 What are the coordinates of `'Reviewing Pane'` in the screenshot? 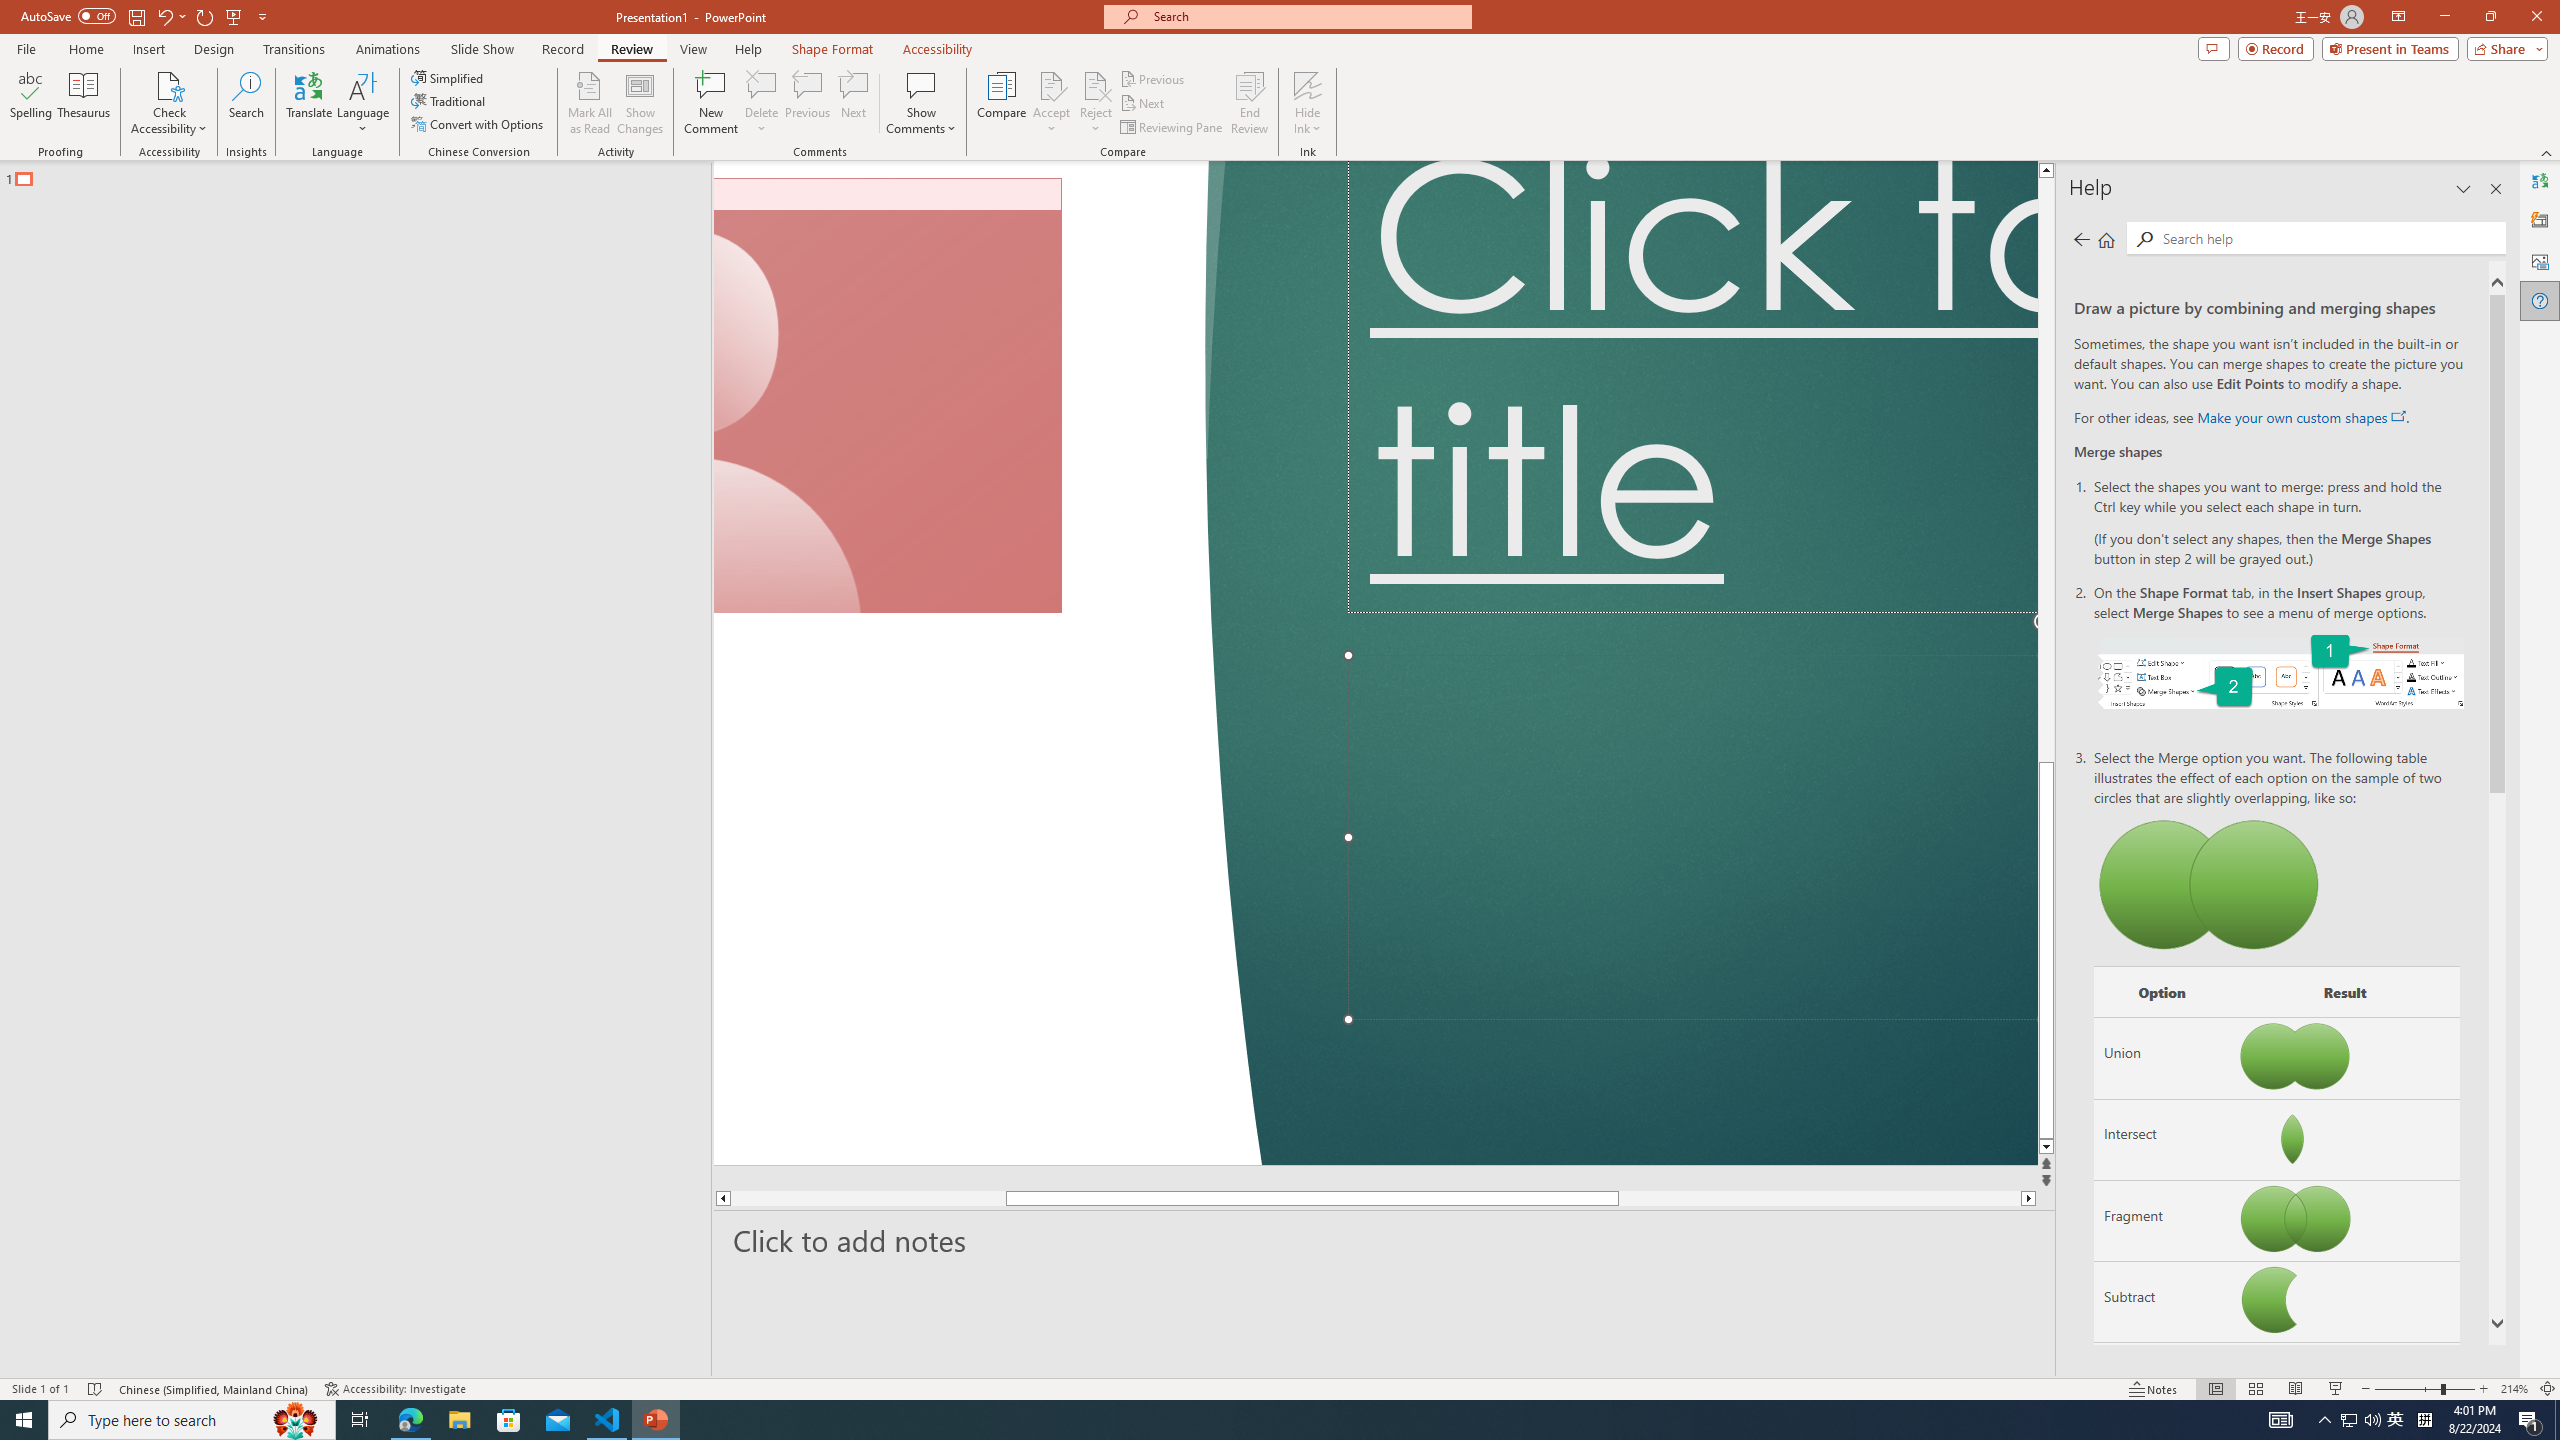 It's located at (1171, 127).